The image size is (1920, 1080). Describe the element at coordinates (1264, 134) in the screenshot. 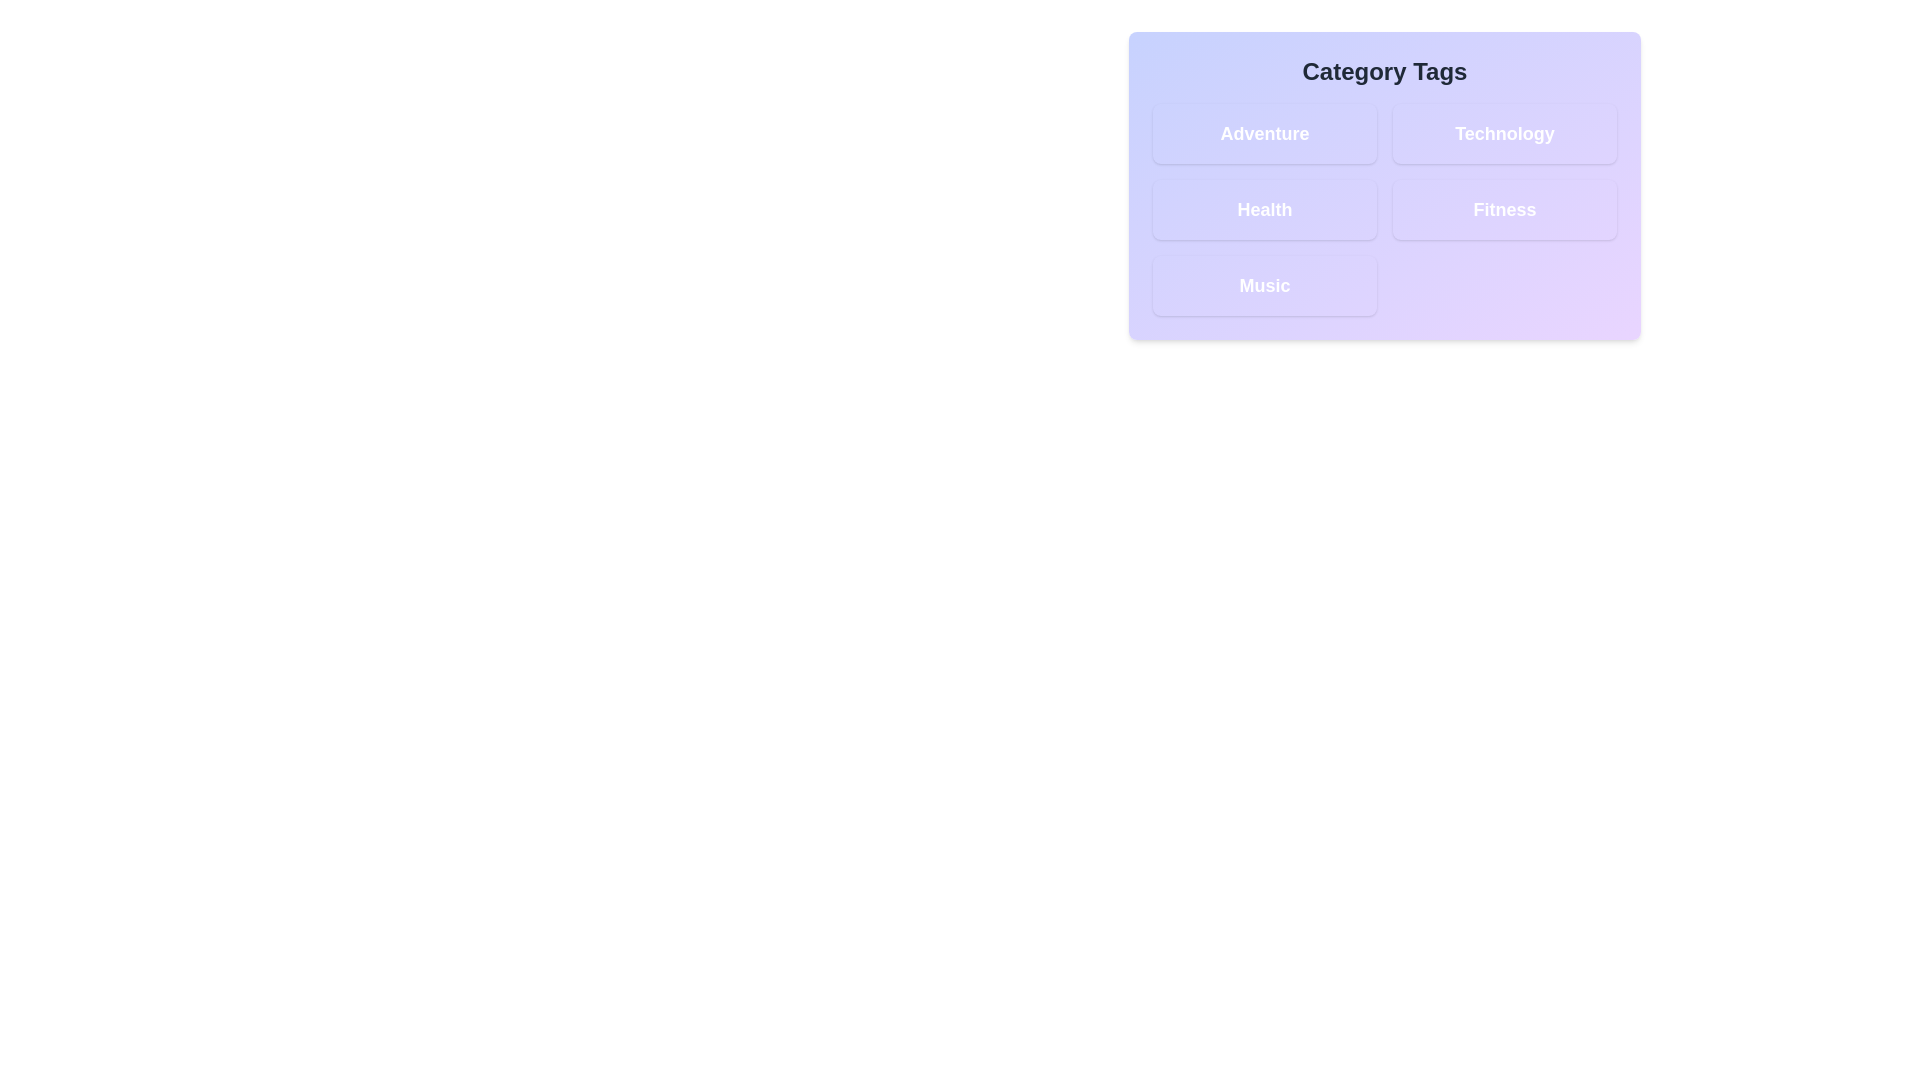

I see `the tag labeled Adventure to toggle its active state` at that location.